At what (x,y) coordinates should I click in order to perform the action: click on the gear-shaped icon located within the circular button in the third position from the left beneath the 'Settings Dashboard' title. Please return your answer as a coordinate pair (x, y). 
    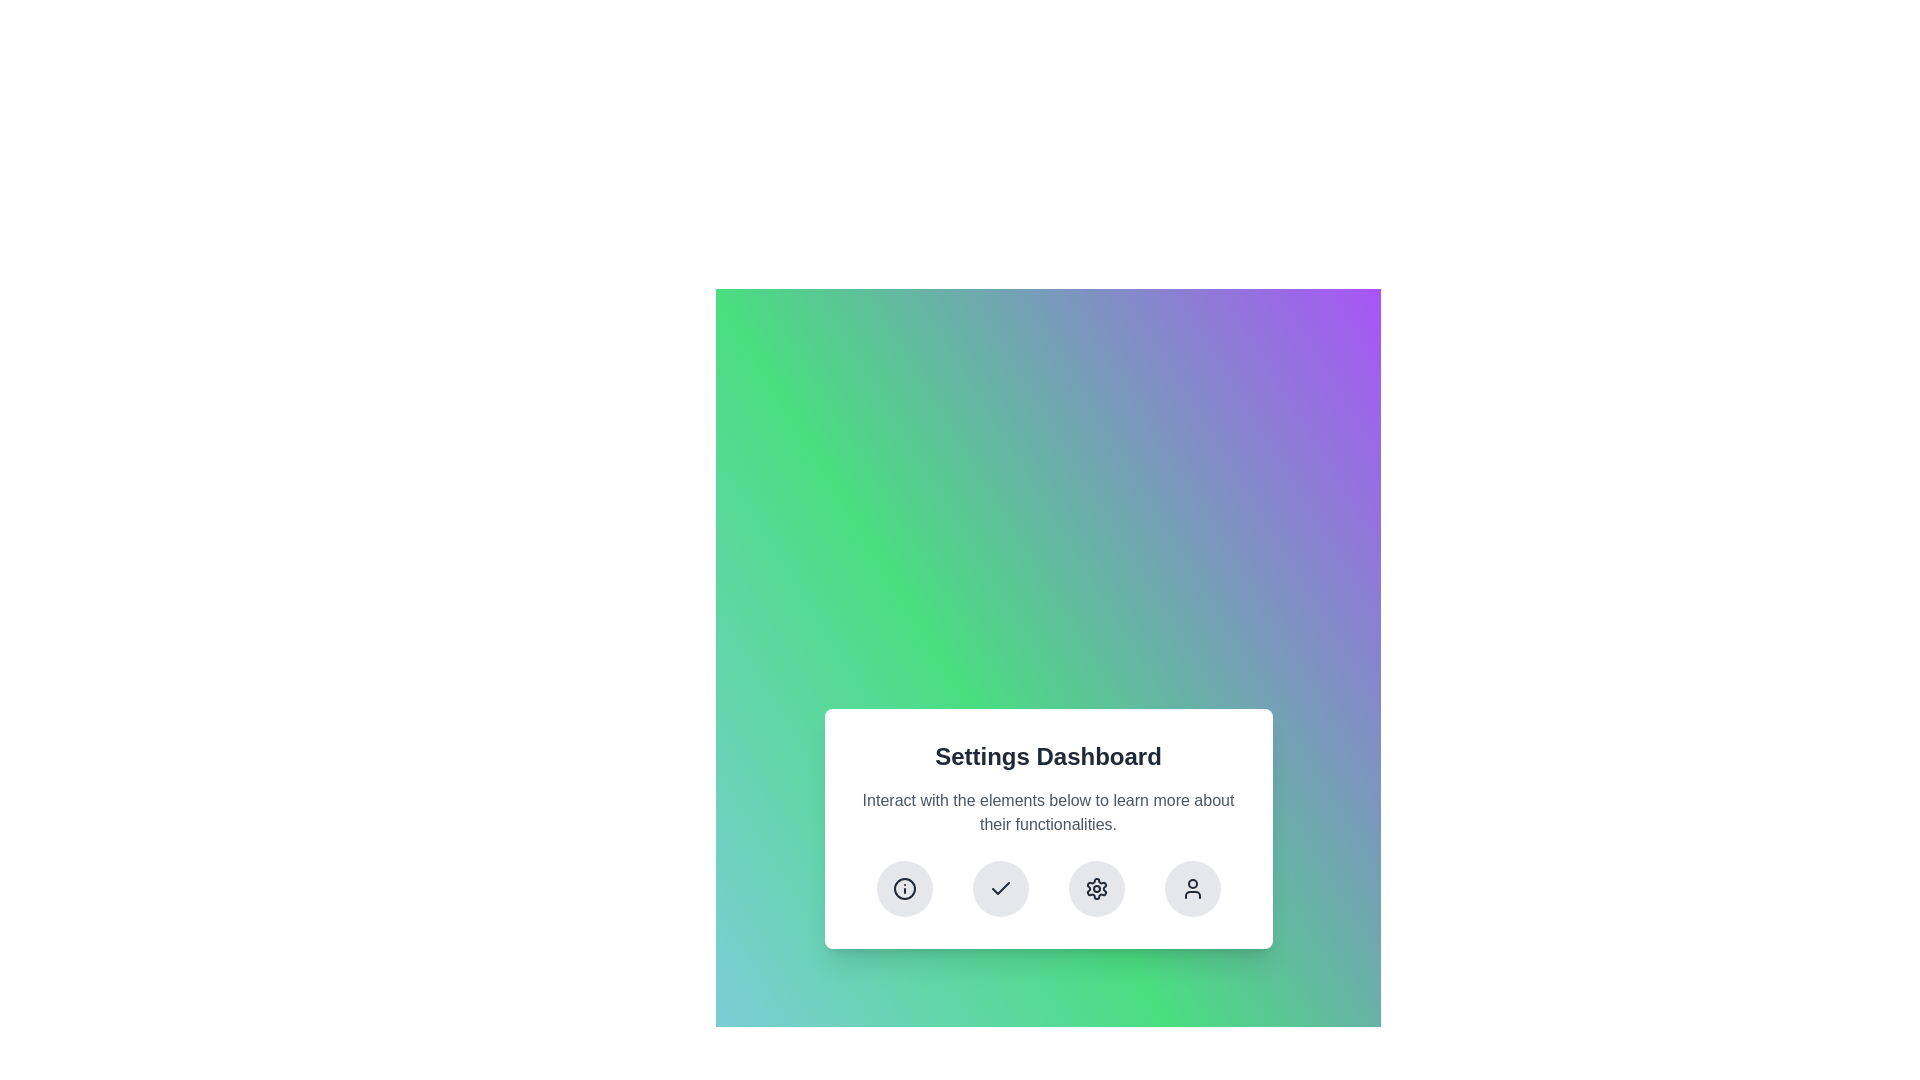
    Looking at the image, I should click on (1095, 887).